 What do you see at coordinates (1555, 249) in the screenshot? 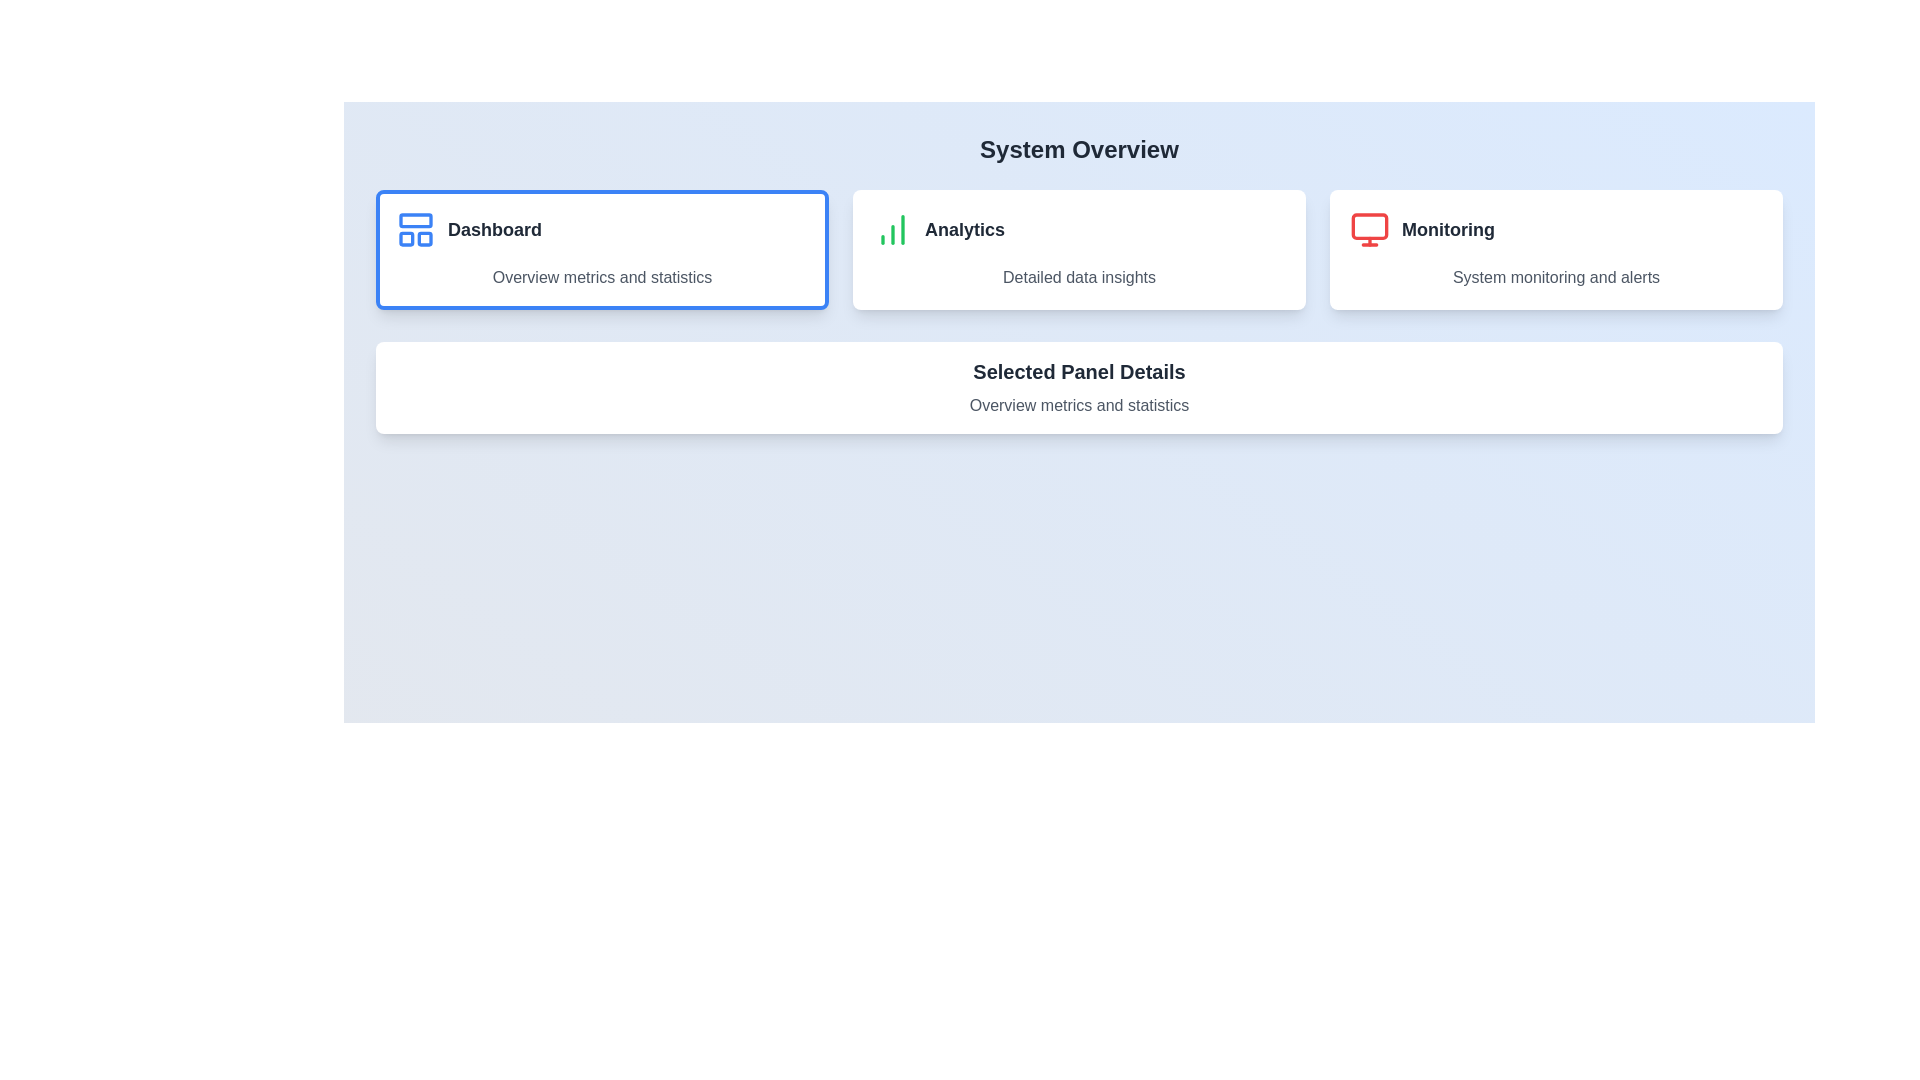
I see `the 'Monitoring' card element, which is the third card in the grid layout, located in the top-right corner, featuring a red monitor icon and the title 'Monitoring'` at bounding box center [1555, 249].